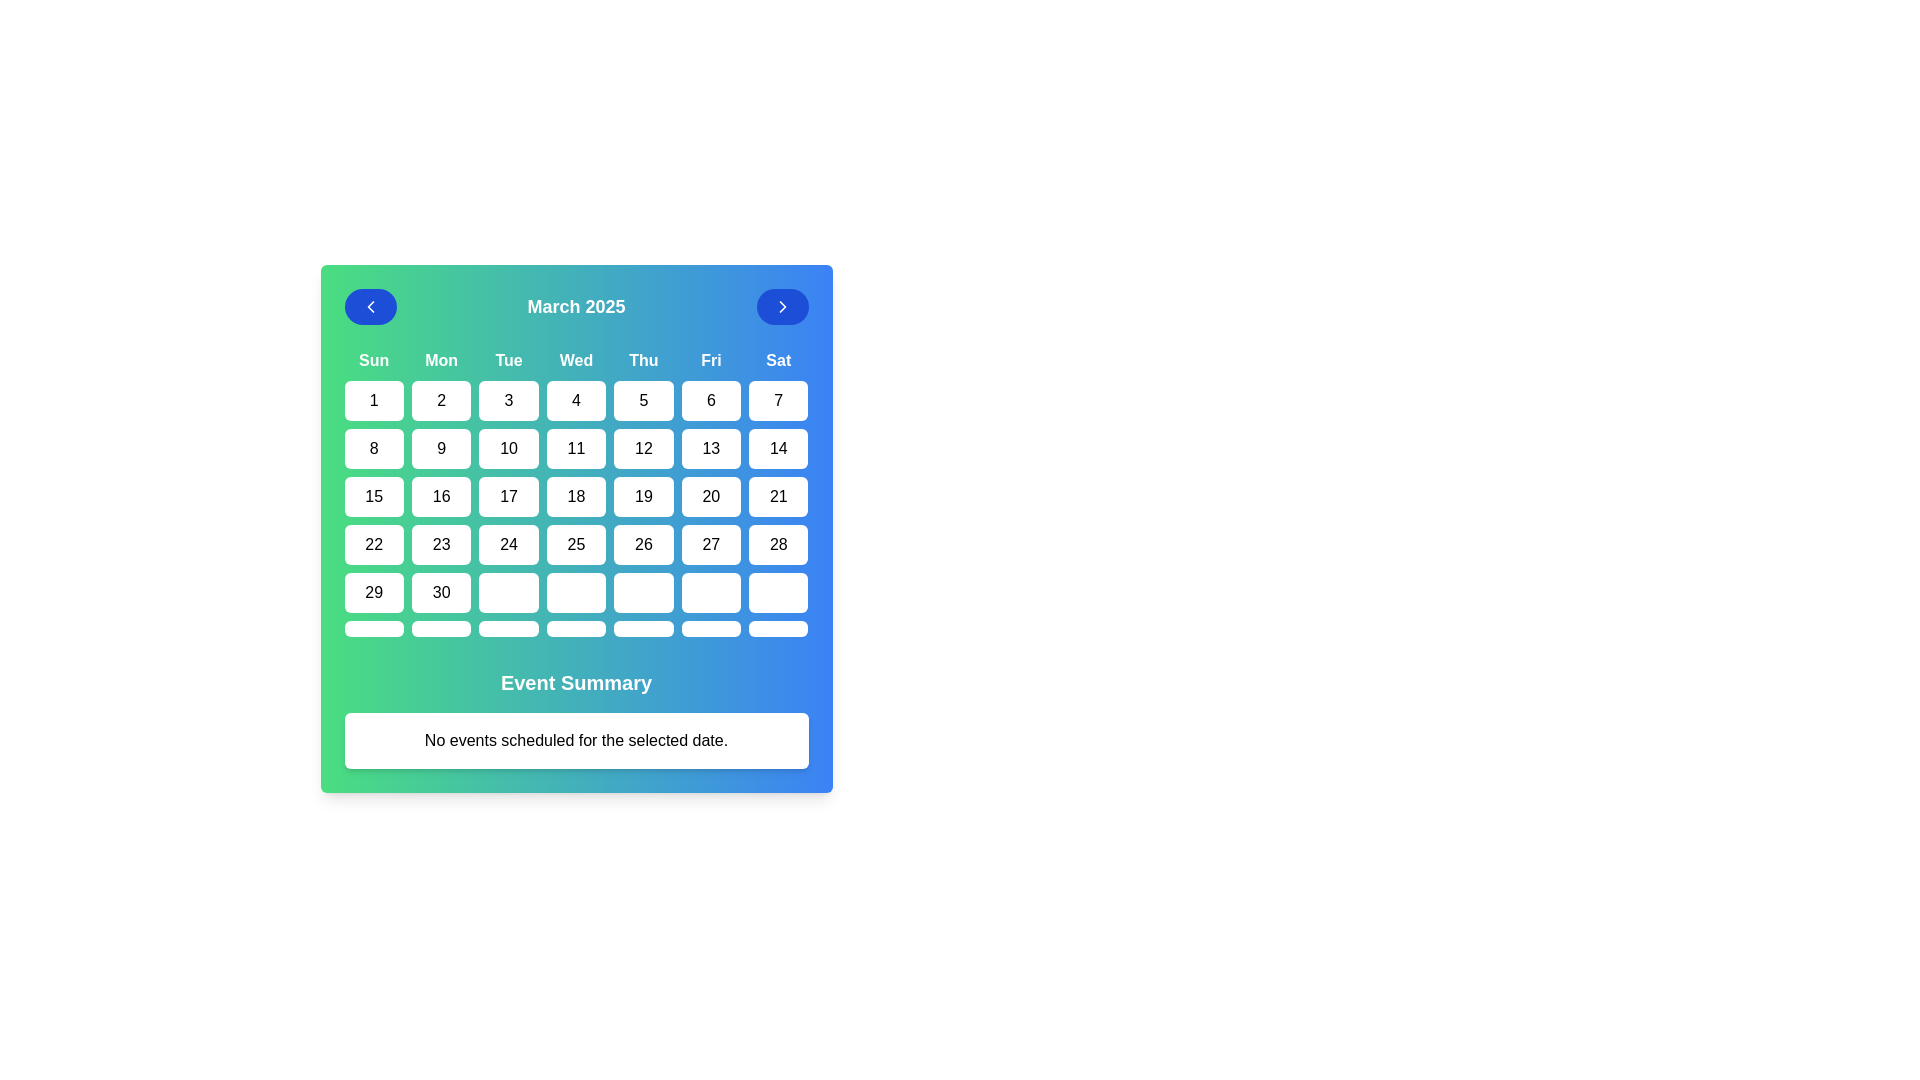 The height and width of the screenshot is (1080, 1920). I want to click on the rectangular button with the text '16' in bold black font, located in the calendar grid representing the date for the third week and second column (Monday), so click(440, 496).